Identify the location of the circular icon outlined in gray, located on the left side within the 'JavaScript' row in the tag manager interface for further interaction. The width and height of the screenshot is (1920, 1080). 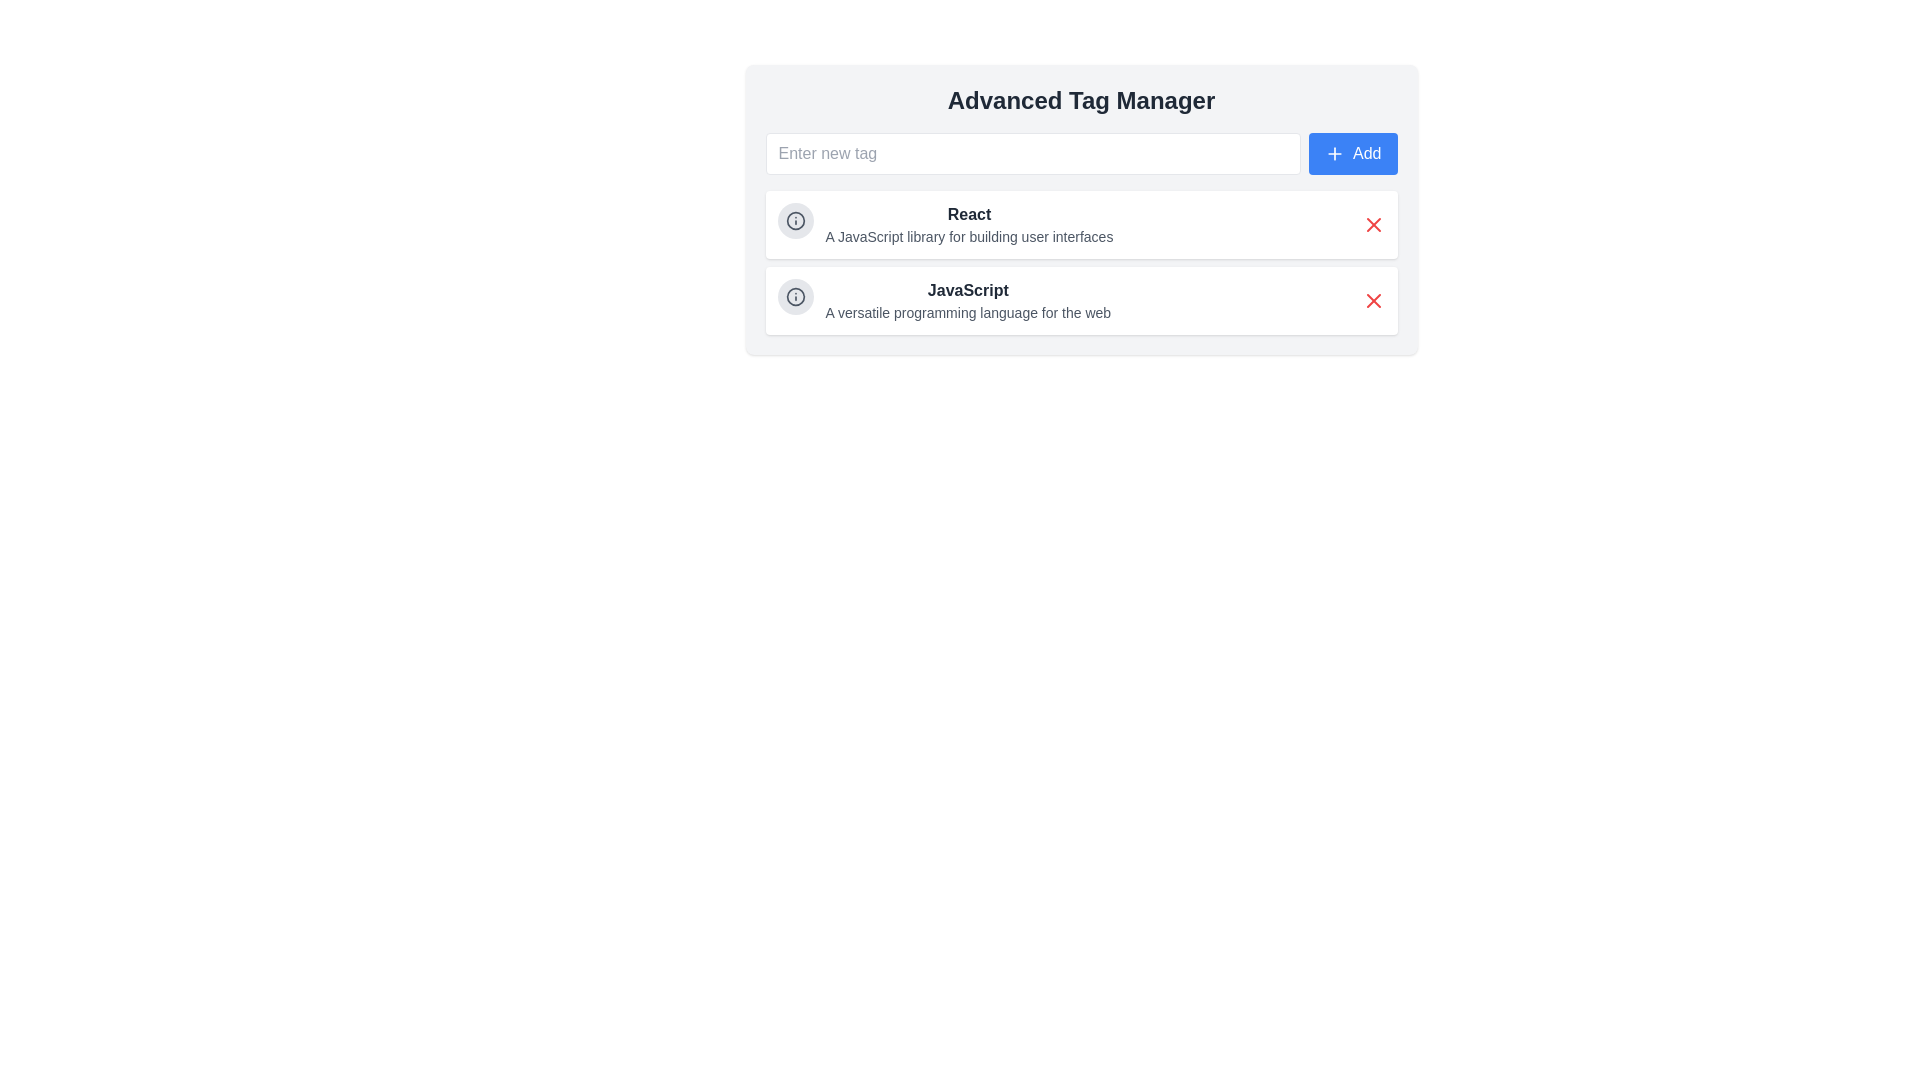
(794, 297).